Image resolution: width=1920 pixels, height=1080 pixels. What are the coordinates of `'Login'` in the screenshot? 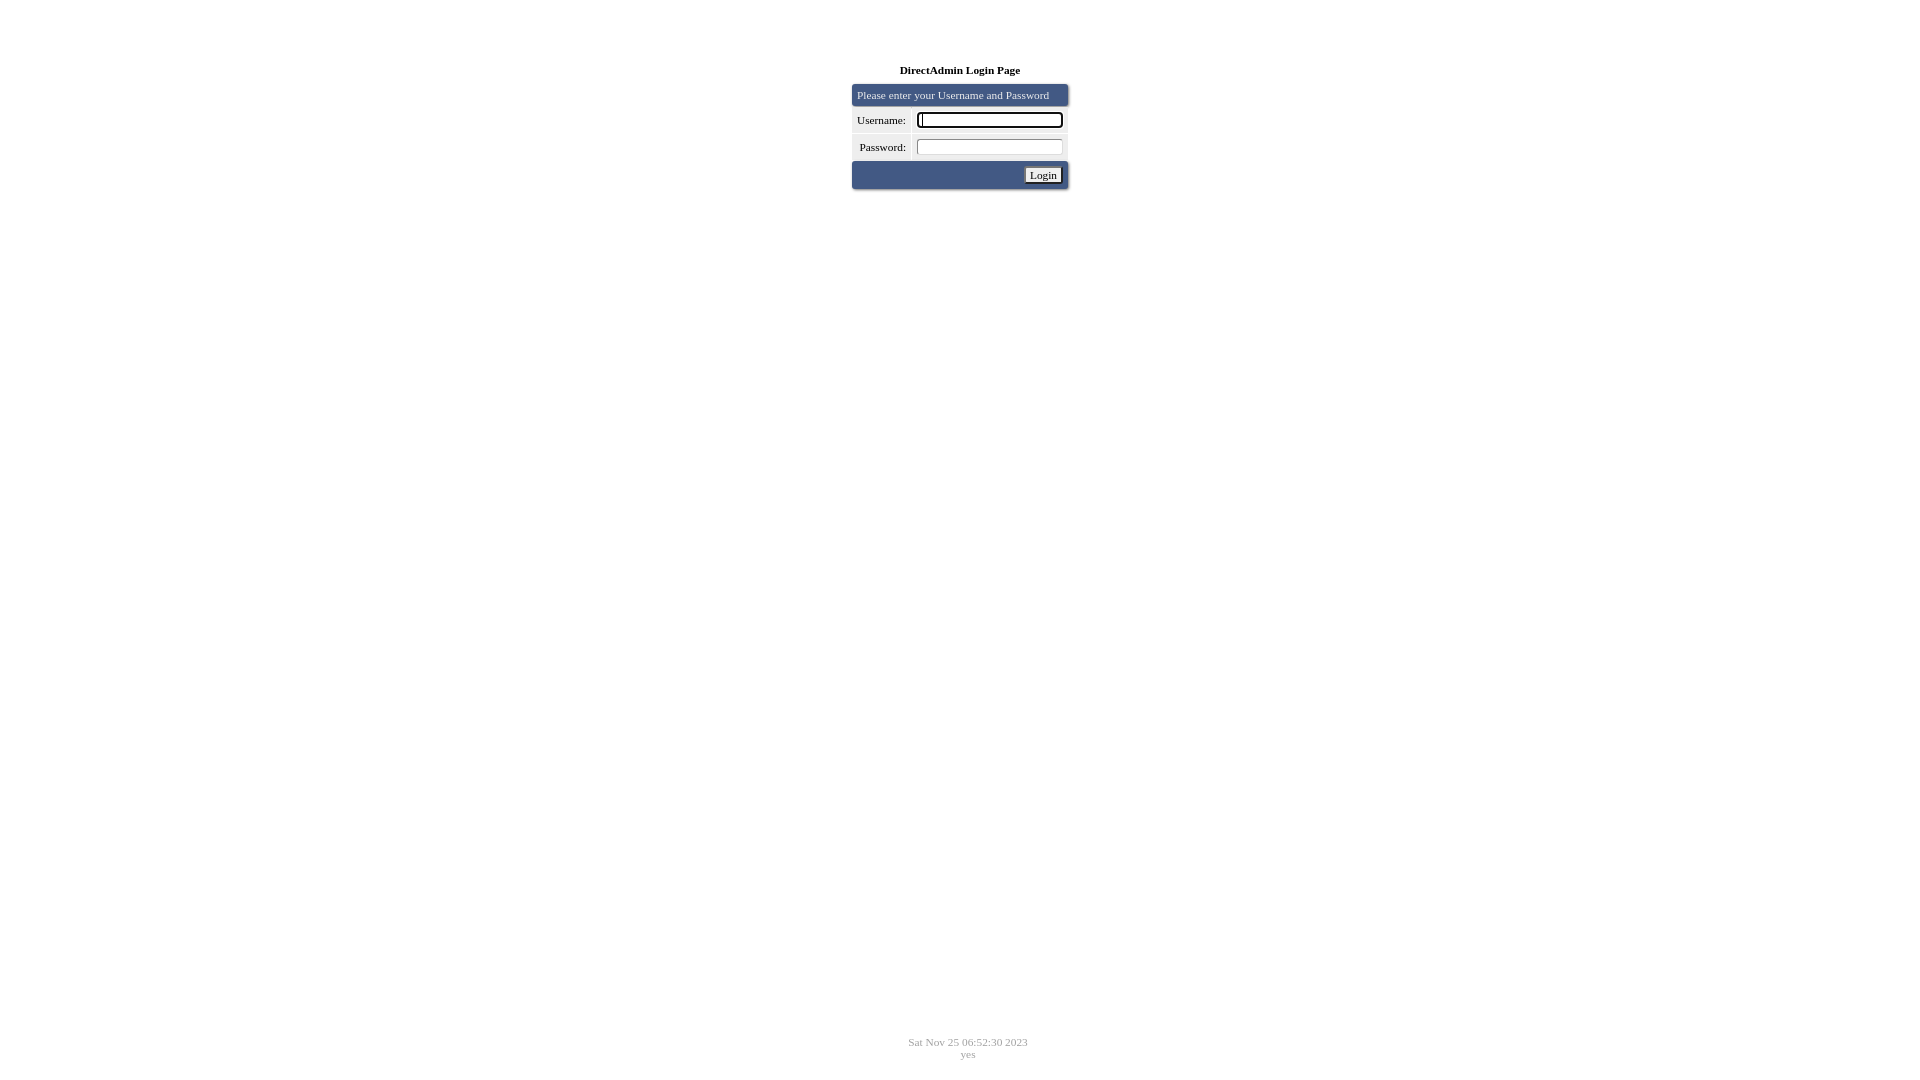 It's located at (1023, 173).